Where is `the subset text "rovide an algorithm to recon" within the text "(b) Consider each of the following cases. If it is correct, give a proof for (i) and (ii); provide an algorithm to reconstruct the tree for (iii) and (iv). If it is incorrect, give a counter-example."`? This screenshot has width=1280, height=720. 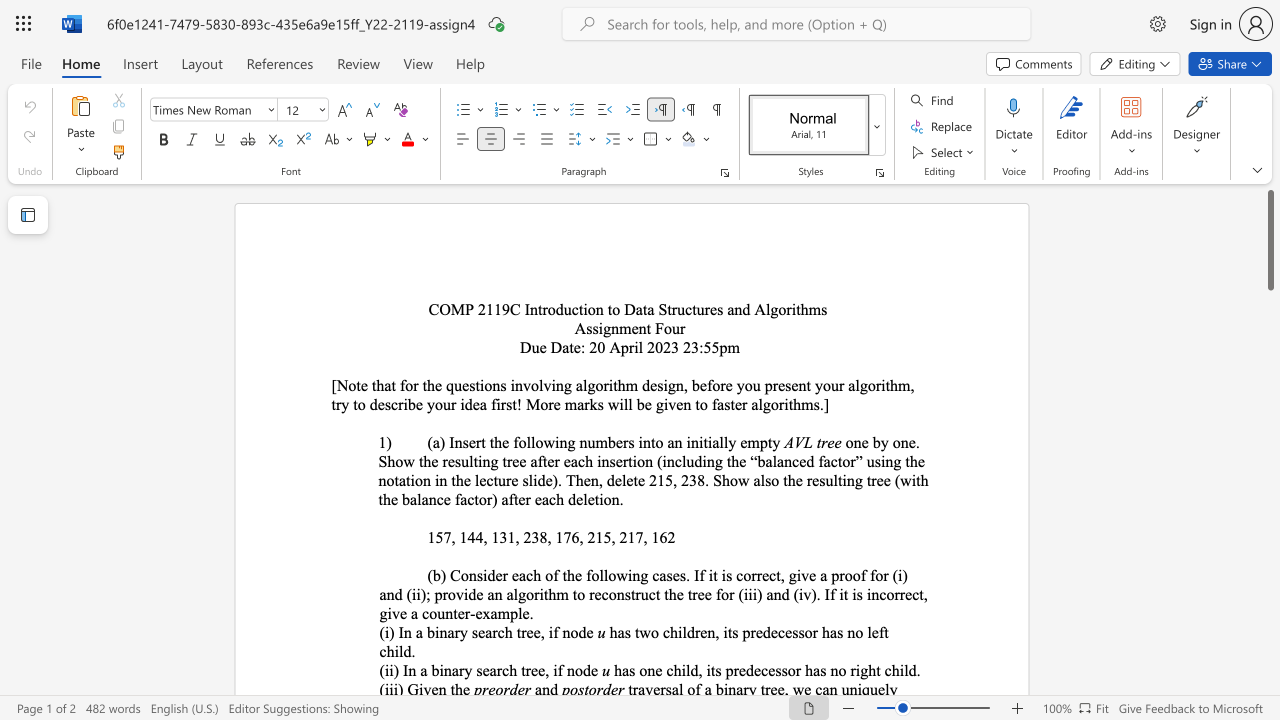 the subset text "rovide an algorithm to recon" within the text "(b) Consider each of the following cases. If it is correct, give a proof for (i) and (ii); provide an algorithm to reconstruct the tree for (iii) and (iv). If it is incorrect, give a counter-example." is located at coordinates (441, 593).